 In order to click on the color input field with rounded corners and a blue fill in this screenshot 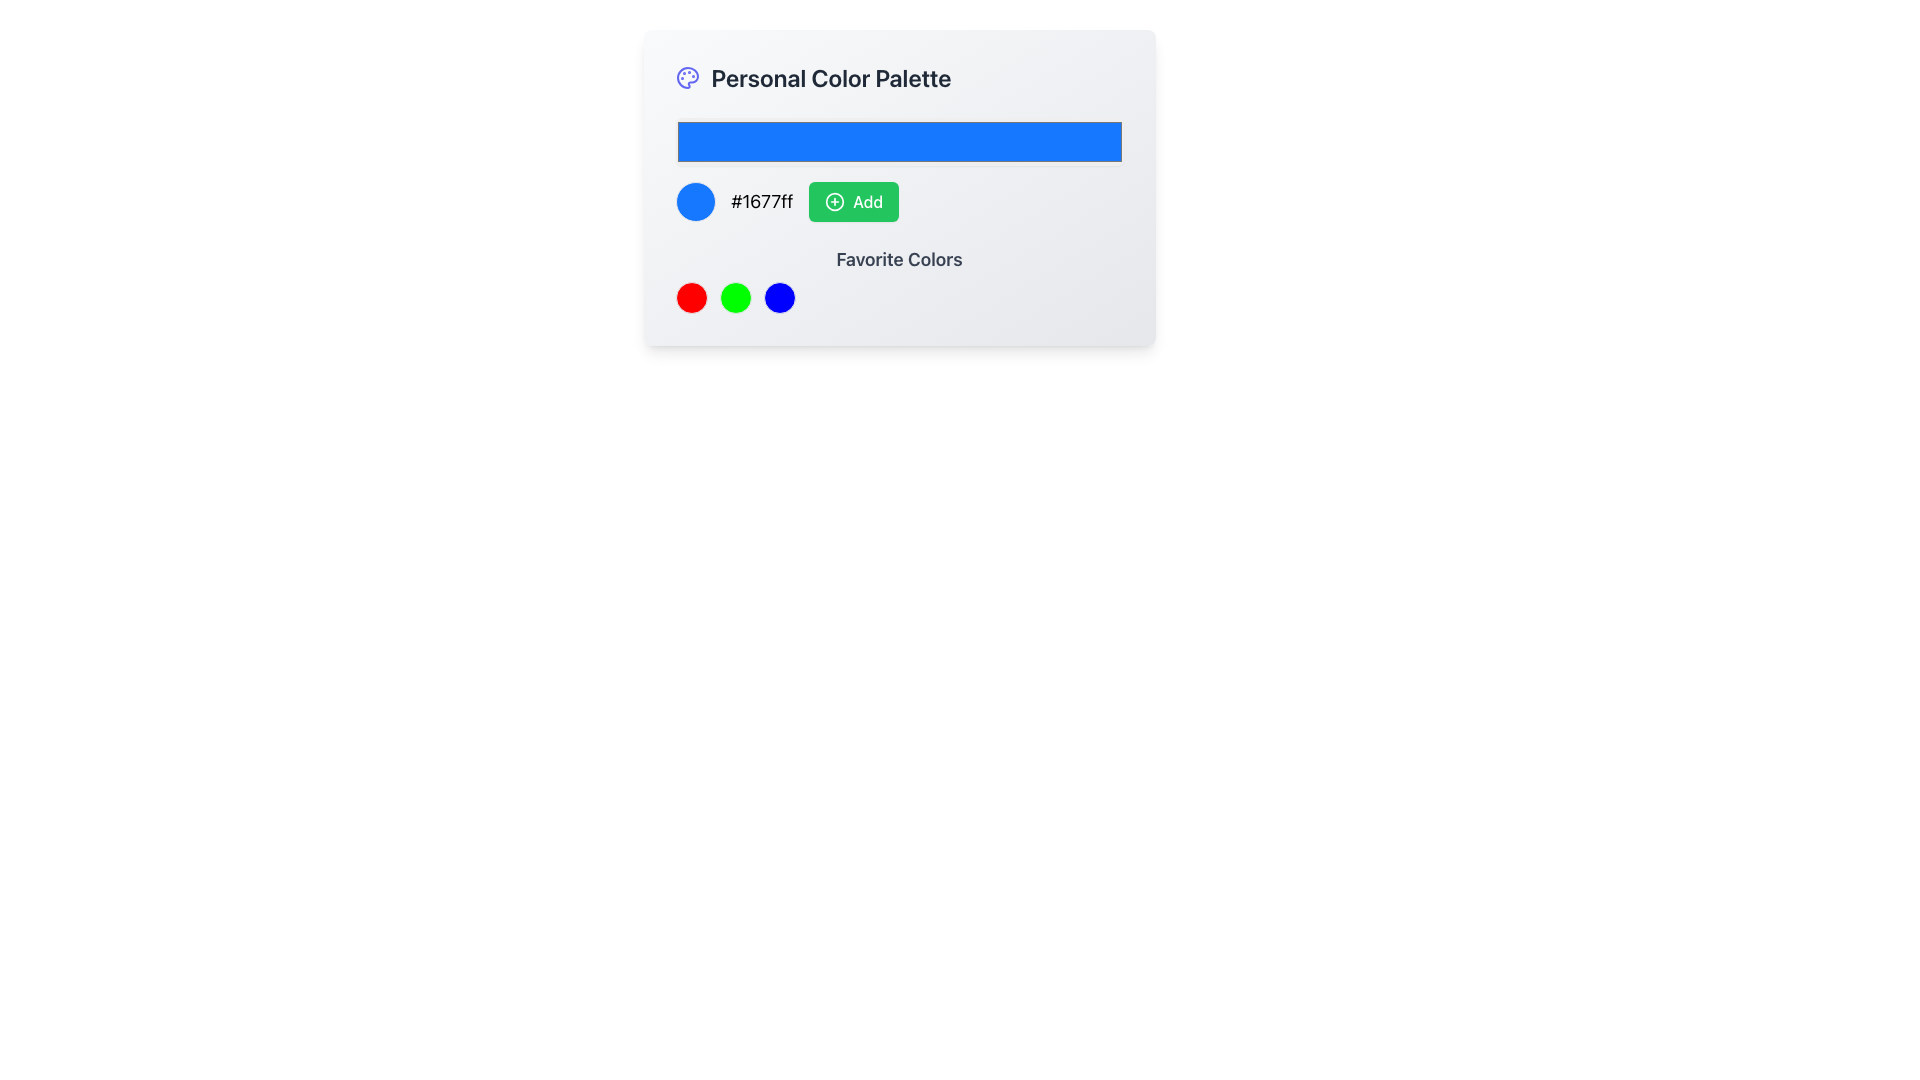, I will do `click(898, 141)`.